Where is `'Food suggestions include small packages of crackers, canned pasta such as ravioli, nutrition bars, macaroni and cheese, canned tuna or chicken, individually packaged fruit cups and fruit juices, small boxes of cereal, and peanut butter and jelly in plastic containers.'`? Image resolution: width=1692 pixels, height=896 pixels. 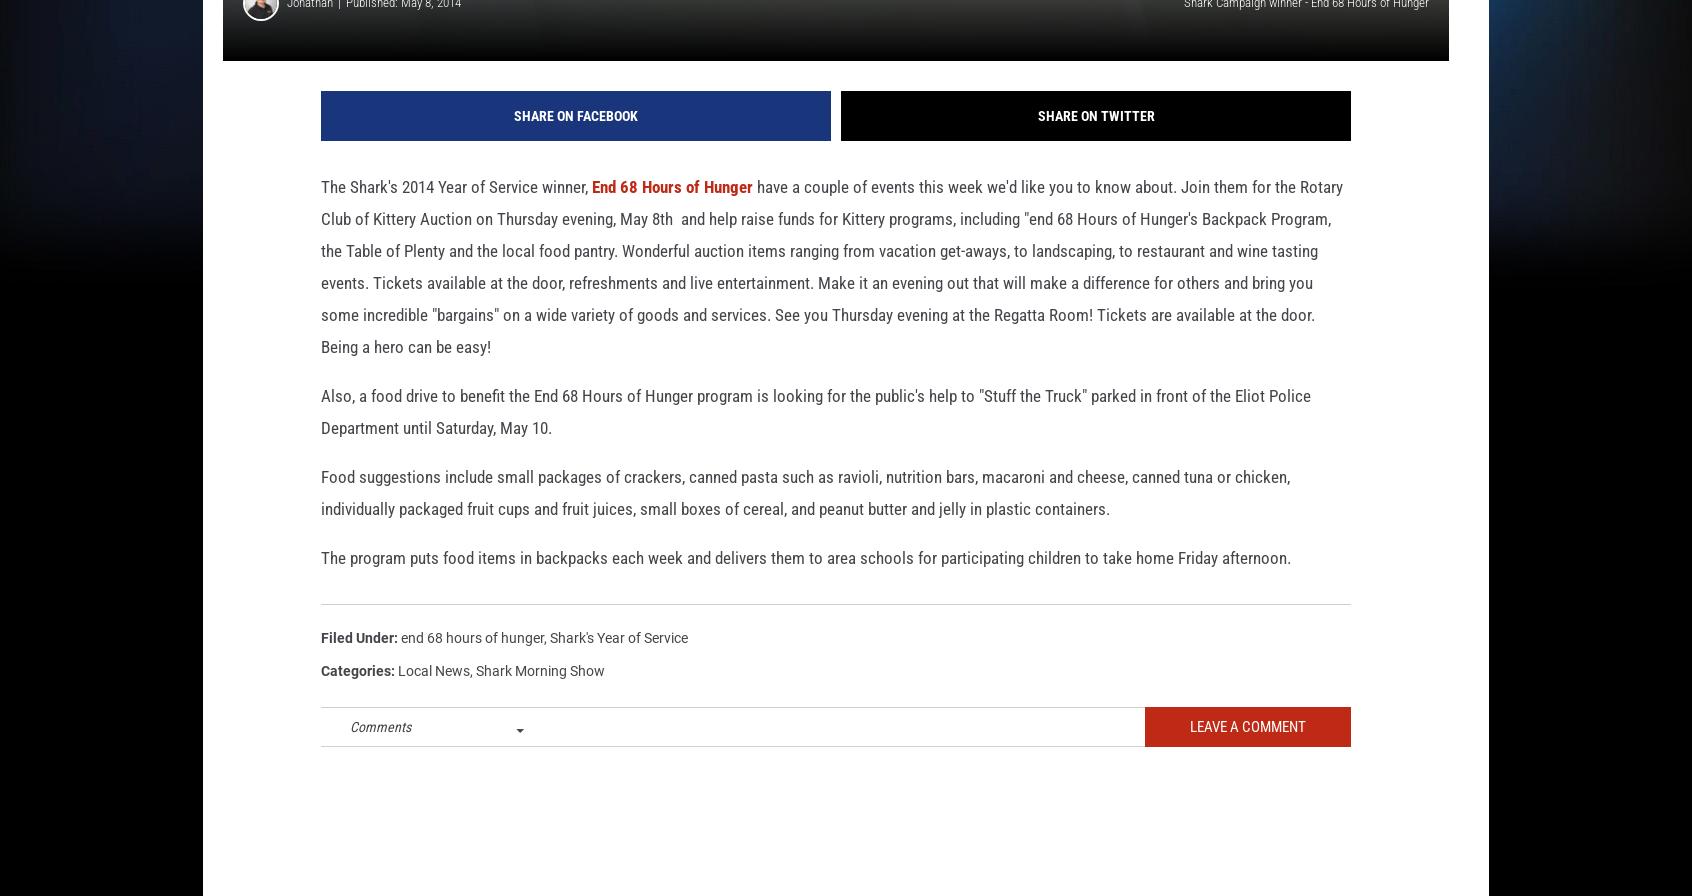 'Food suggestions include small packages of crackers, canned pasta such as ravioli, nutrition bars, macaroni and cheese, canned tuna or chicken, individually packaged fruit cups and fruit juices, small boxes of cereal, and peanut butter and jelly in plastic containers.' is located at coordinates (805, 524).